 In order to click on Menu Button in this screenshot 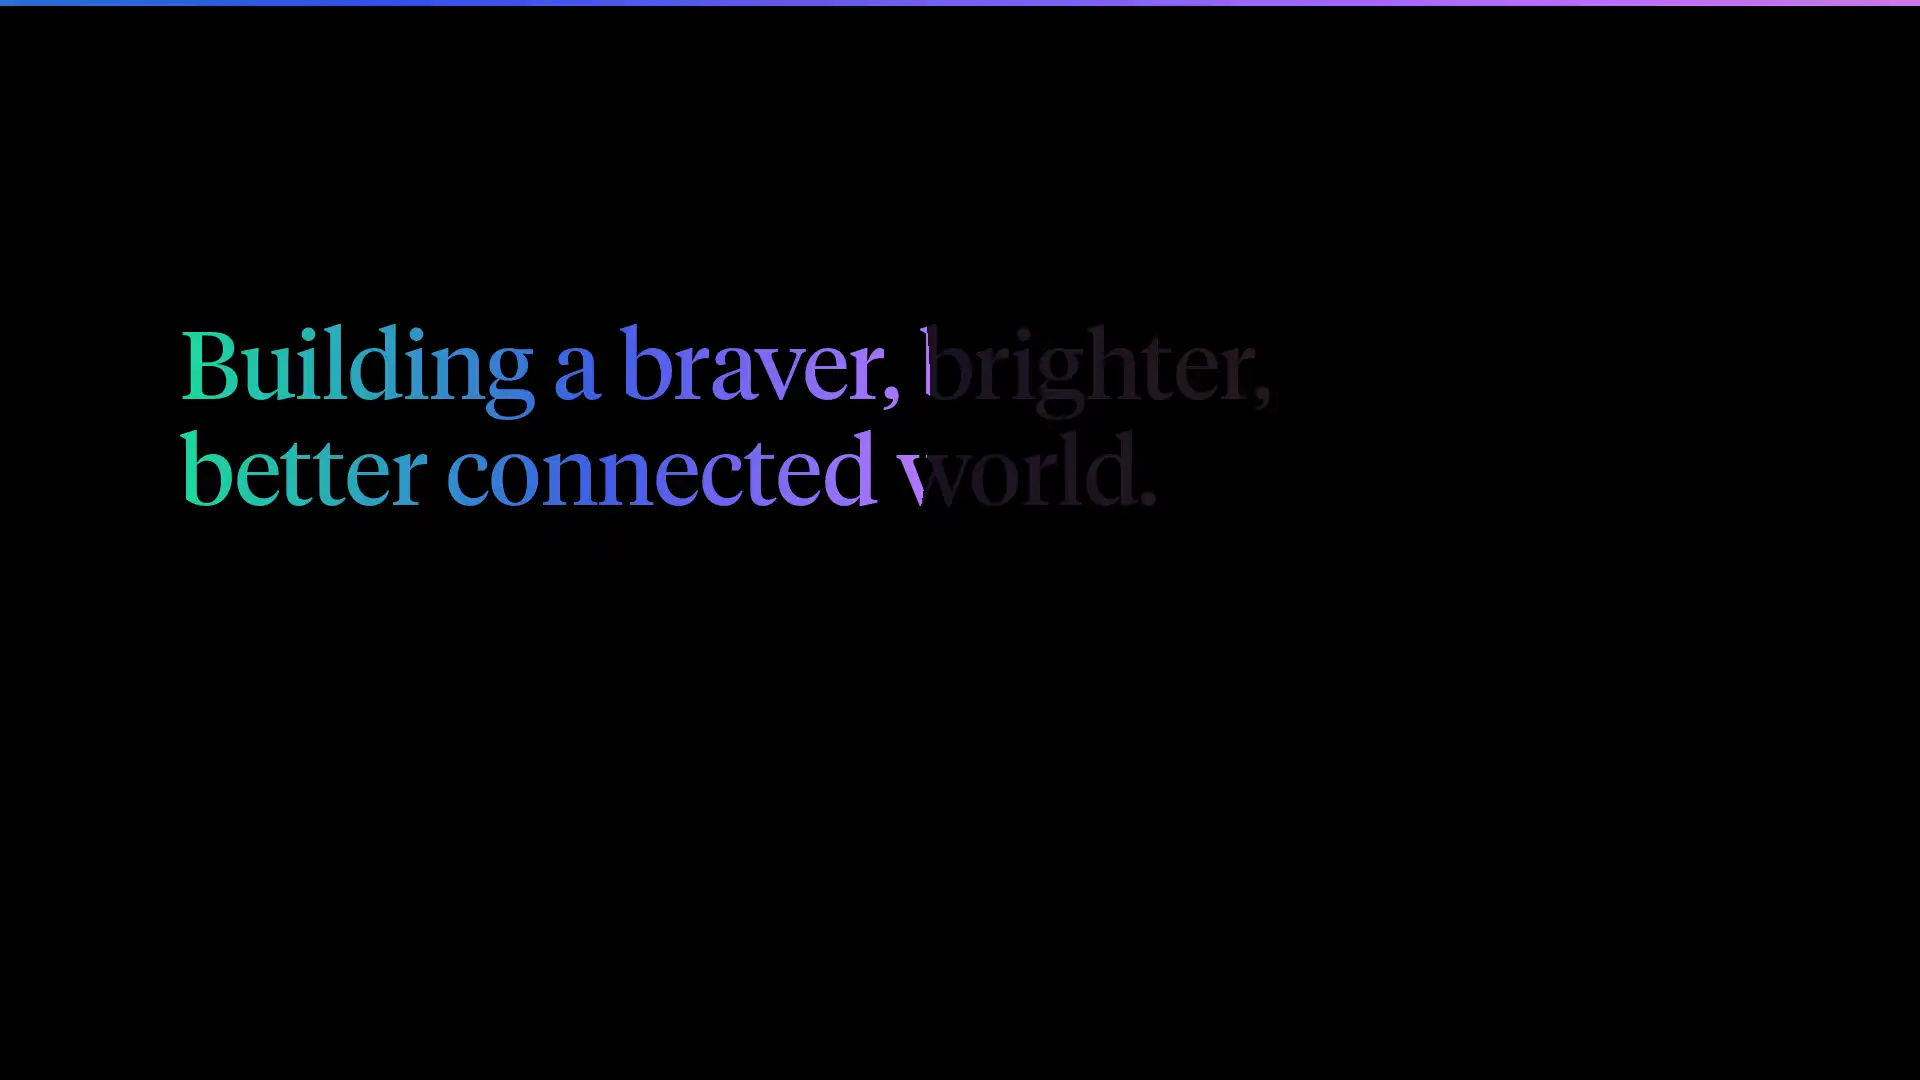, I will do `click(1717, 52)`.